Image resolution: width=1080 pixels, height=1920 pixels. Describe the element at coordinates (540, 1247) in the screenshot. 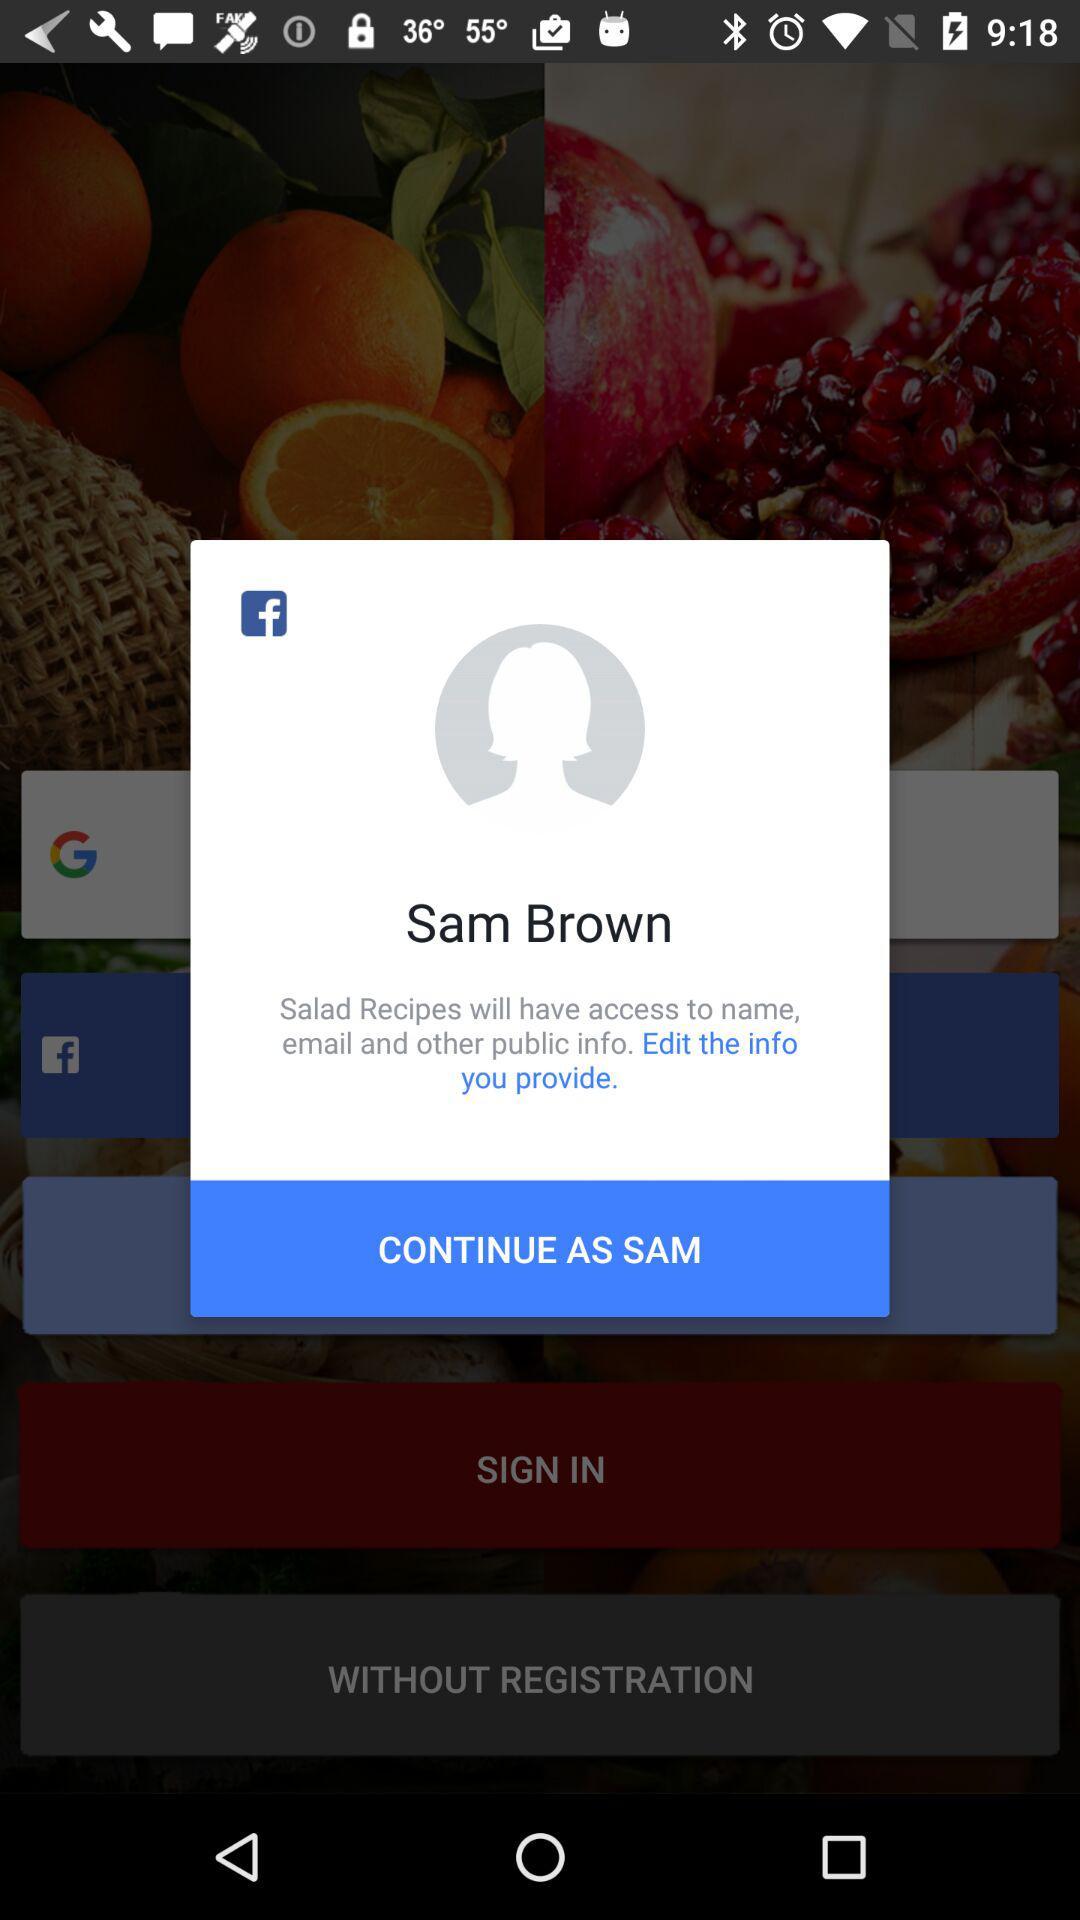

I see `the continue as sam icon` at that location.